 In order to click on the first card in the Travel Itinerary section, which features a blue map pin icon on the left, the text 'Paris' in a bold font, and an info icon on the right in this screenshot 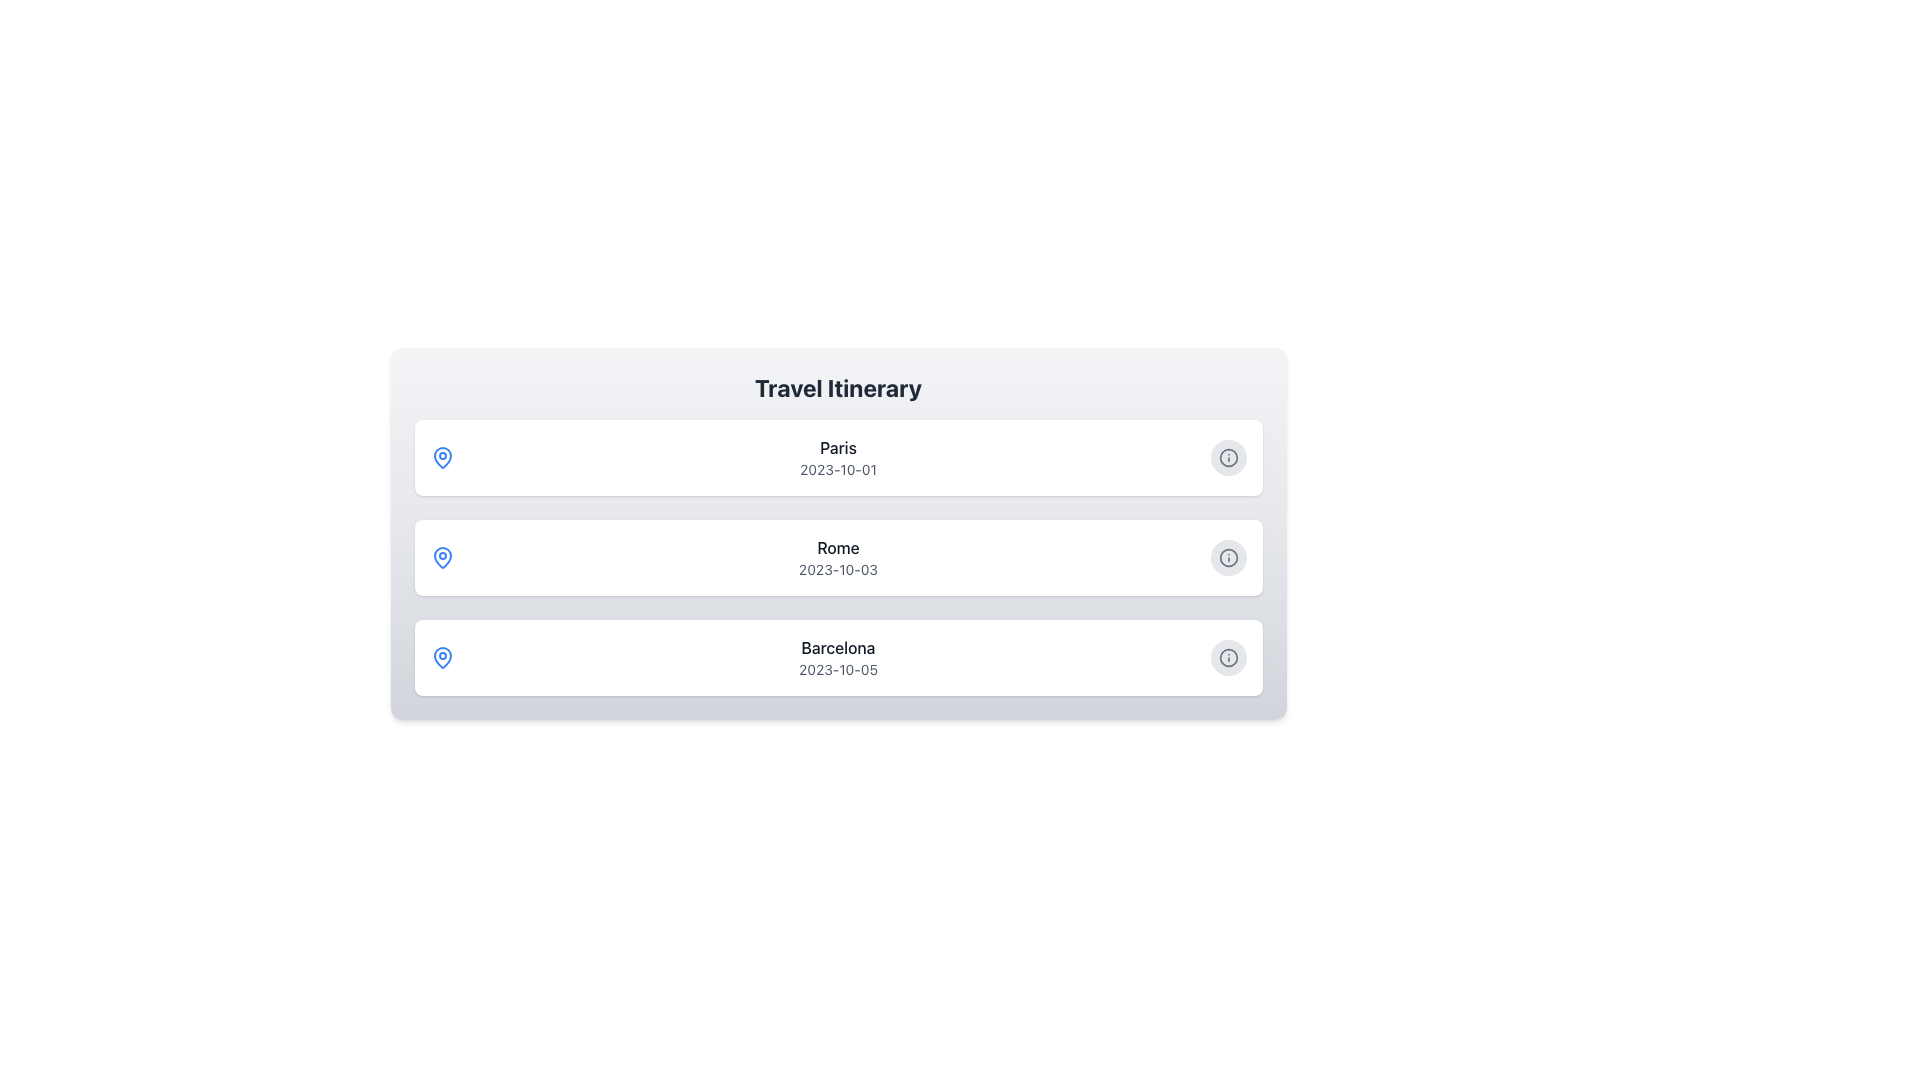, I will do `click(838, 458)`.